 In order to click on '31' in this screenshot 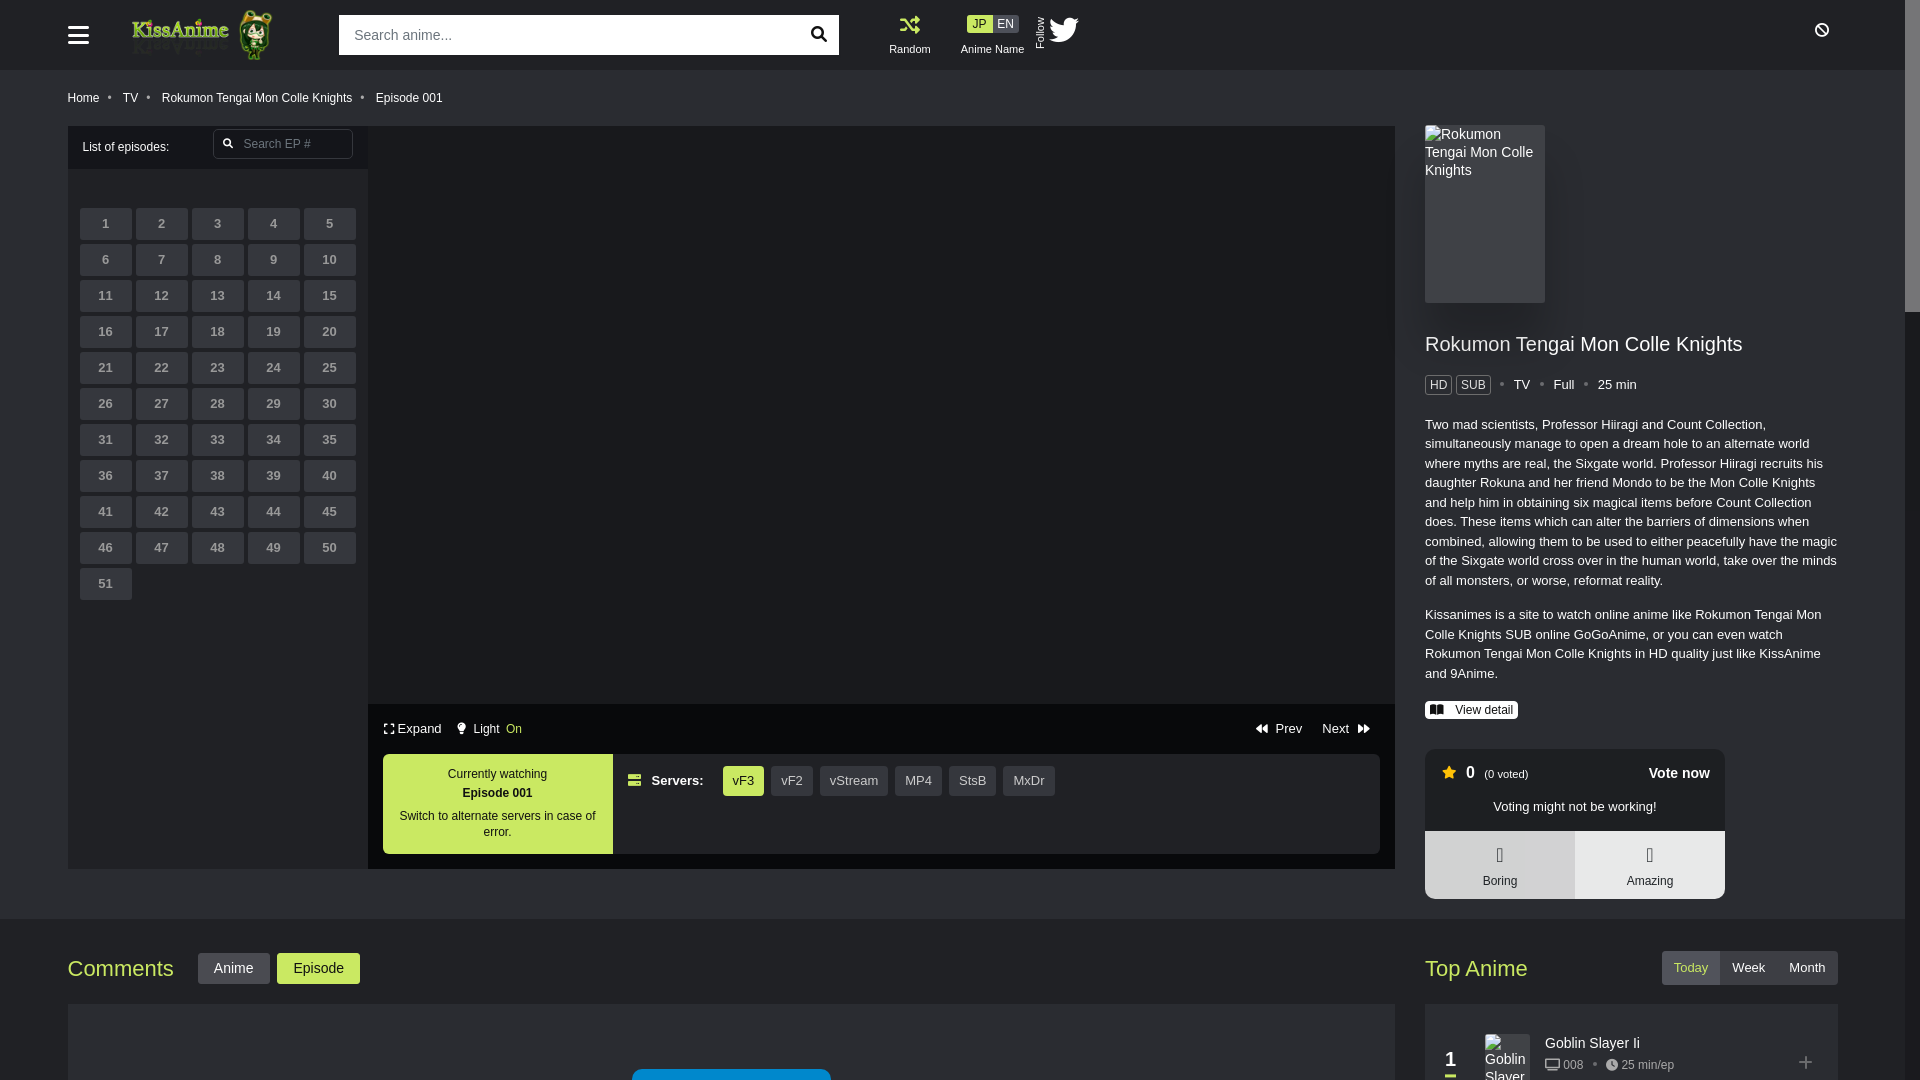, I will do `click(80, 438)`.